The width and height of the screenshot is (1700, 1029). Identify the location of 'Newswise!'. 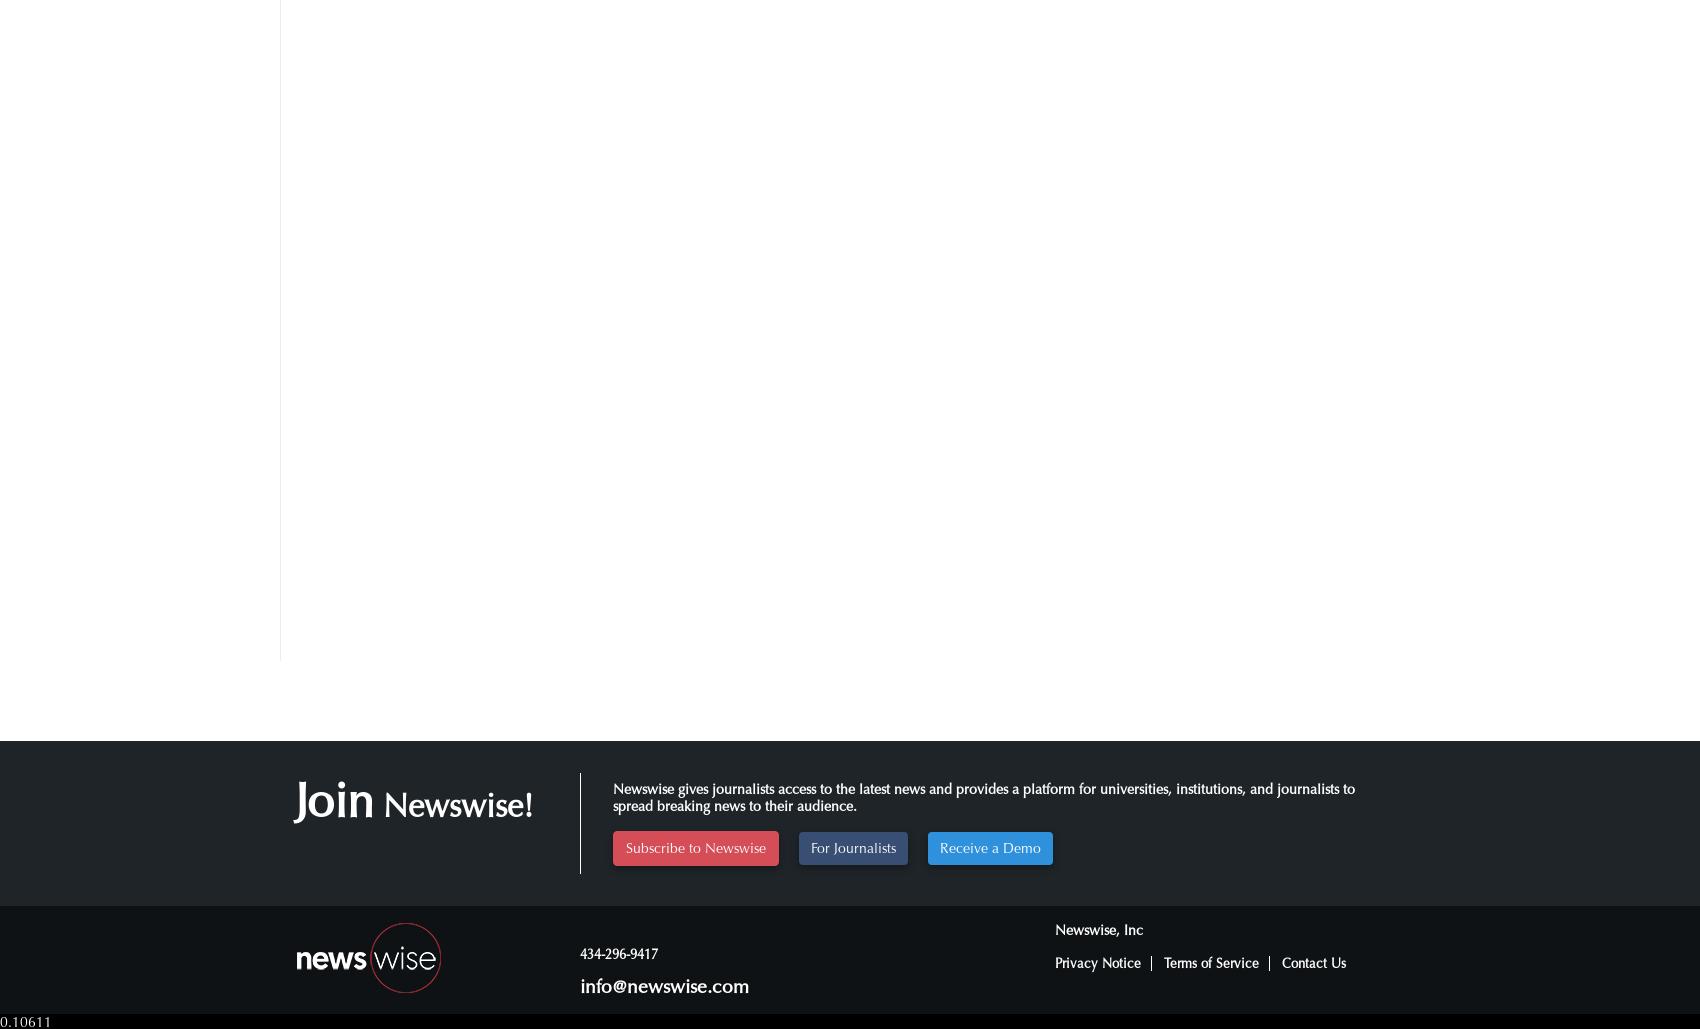
(454, 806).